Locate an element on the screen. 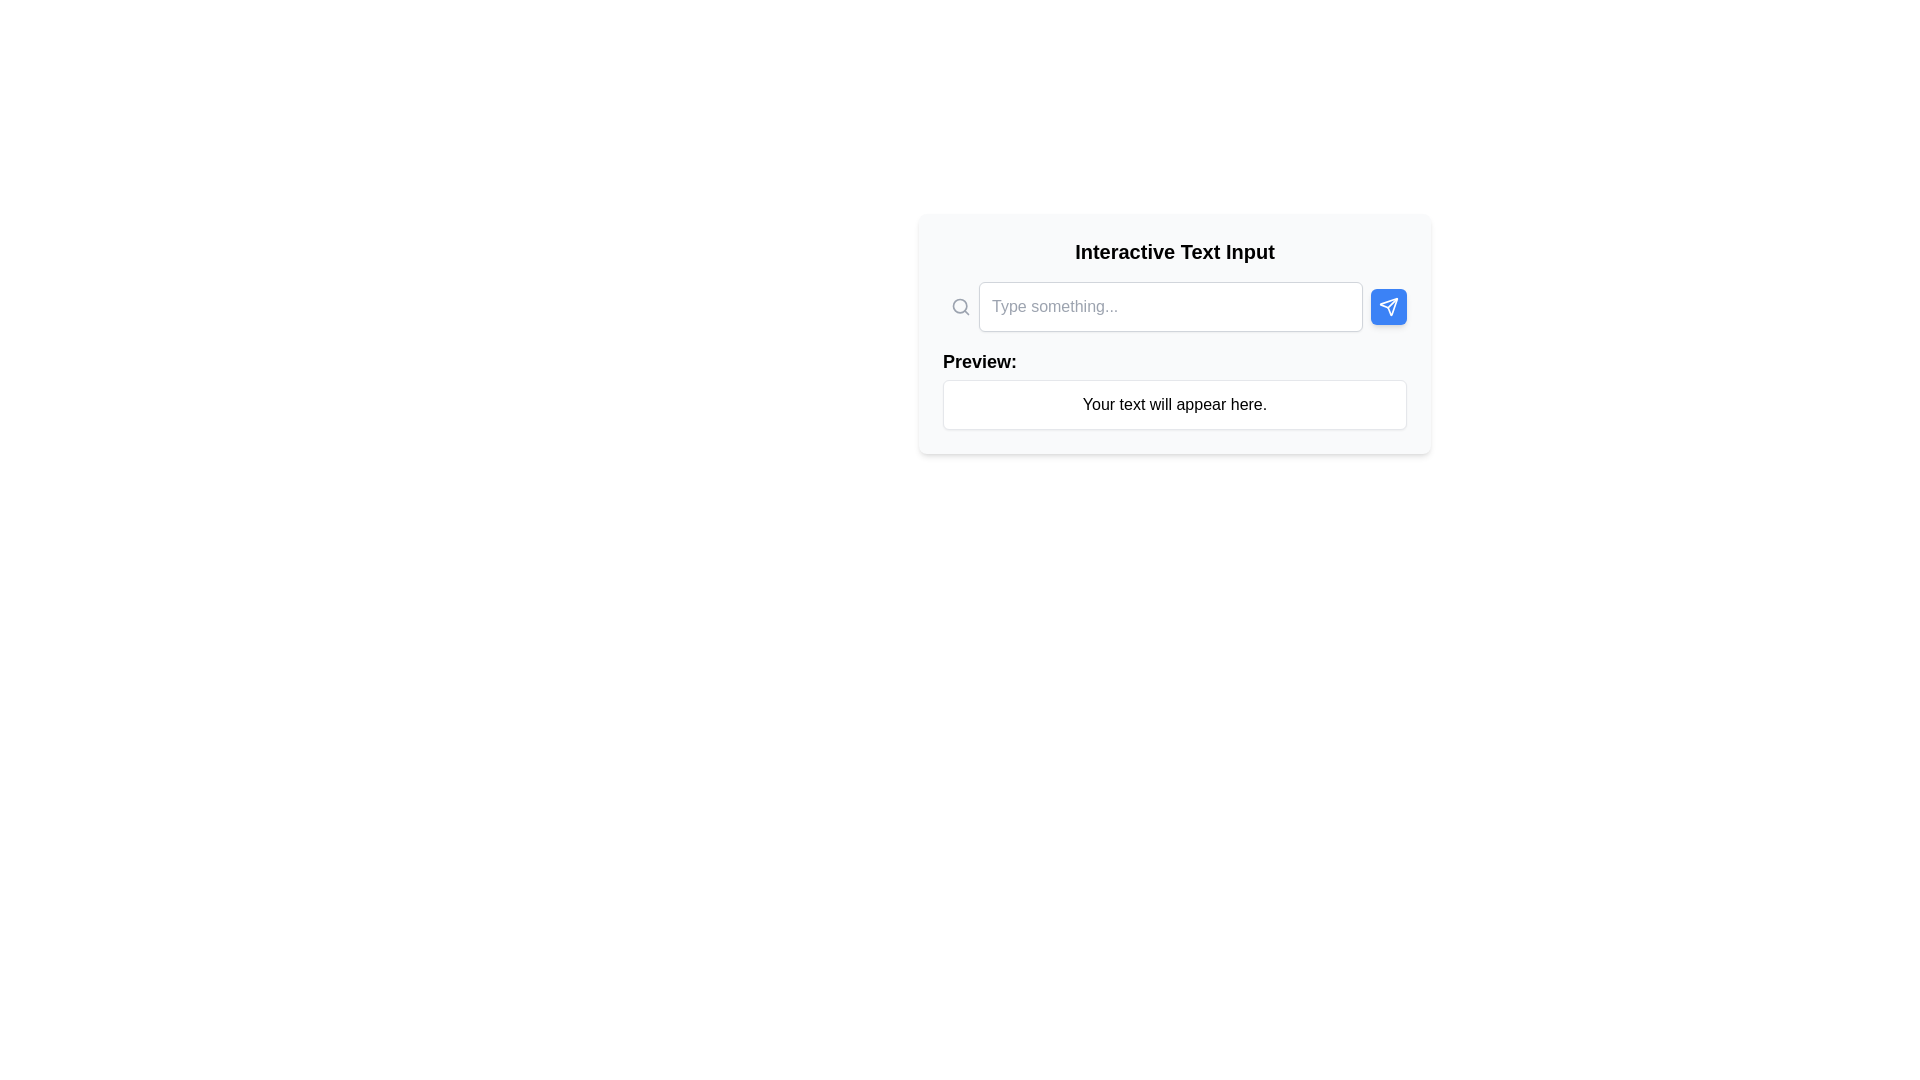 This screenshot has width=1920, height=1080. attention visually on the gray magnifying glass icon located to the left of the text input field by clicking on it is located at coordinates (960, 307).